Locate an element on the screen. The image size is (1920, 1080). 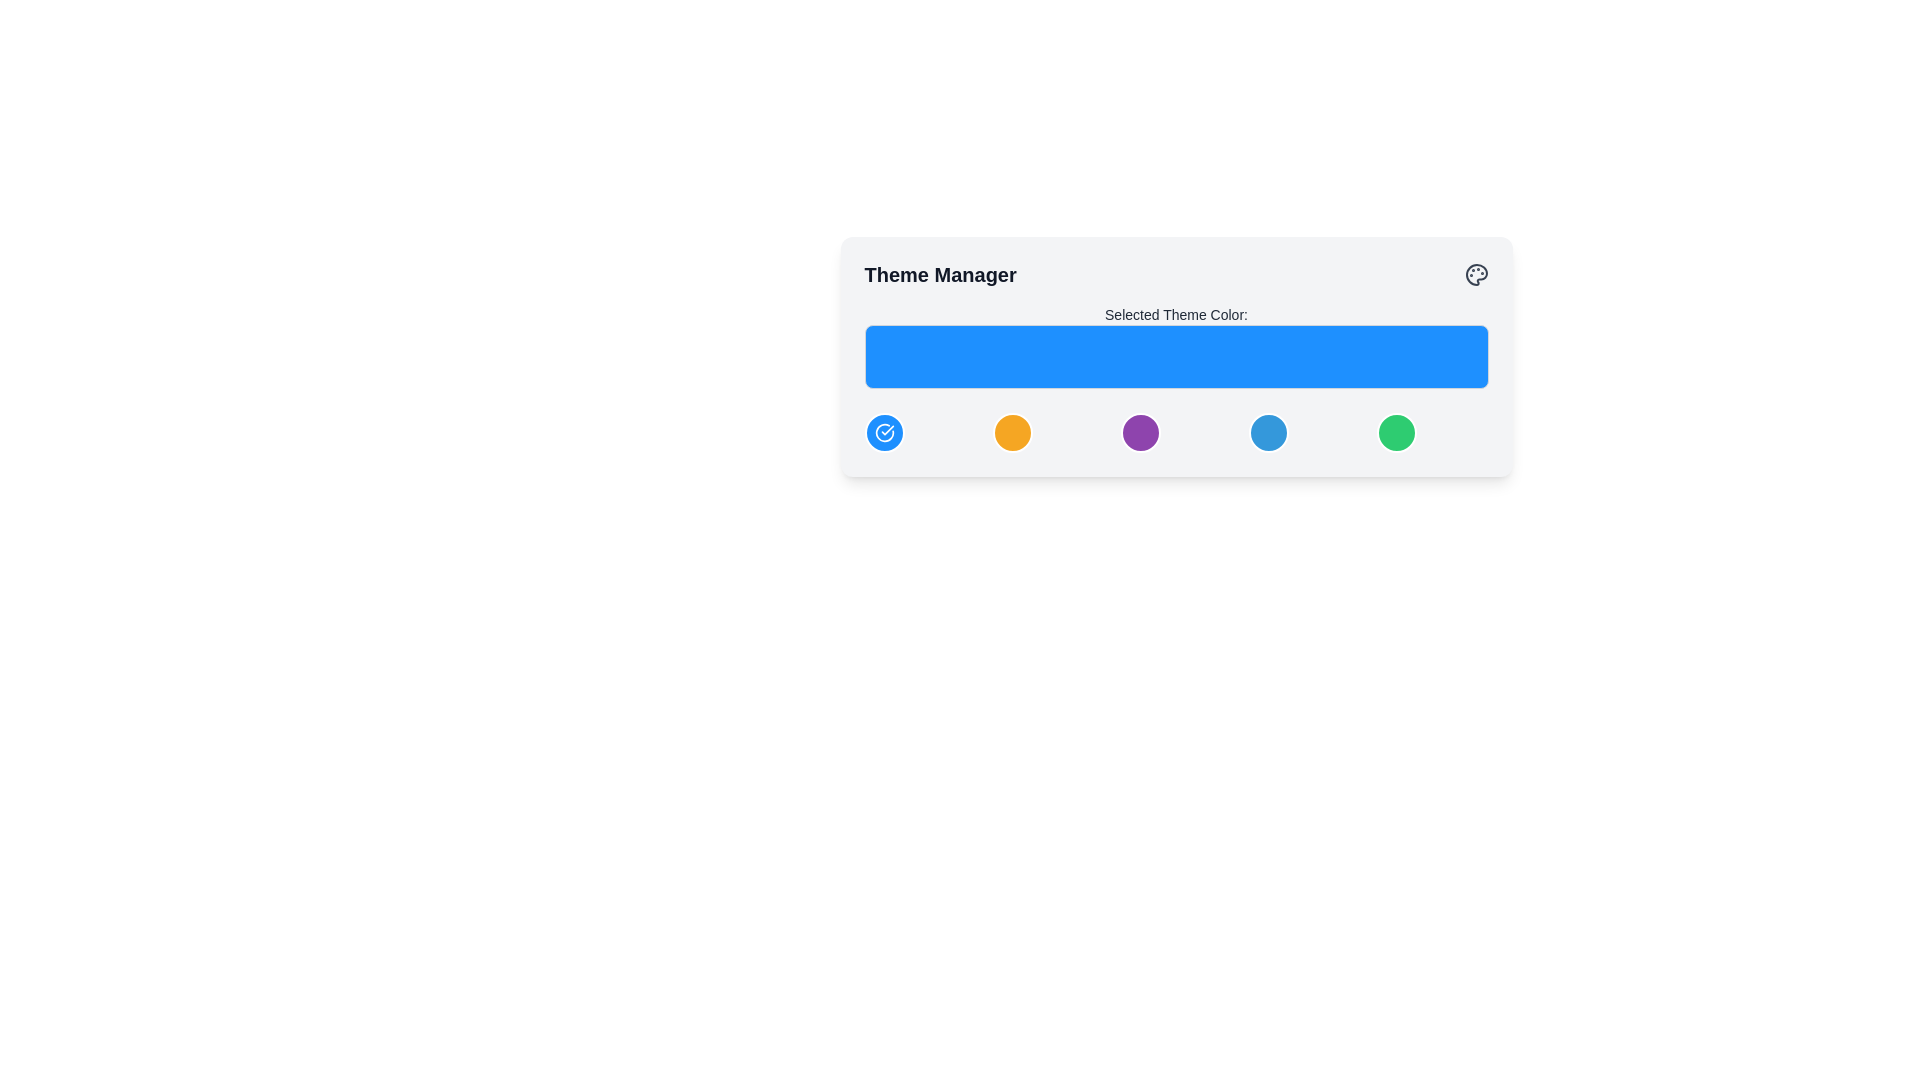
the vivid orange circular button with a white border located beneath the 'Selected Theme Color' bar is located at coordinates (1012, 431).